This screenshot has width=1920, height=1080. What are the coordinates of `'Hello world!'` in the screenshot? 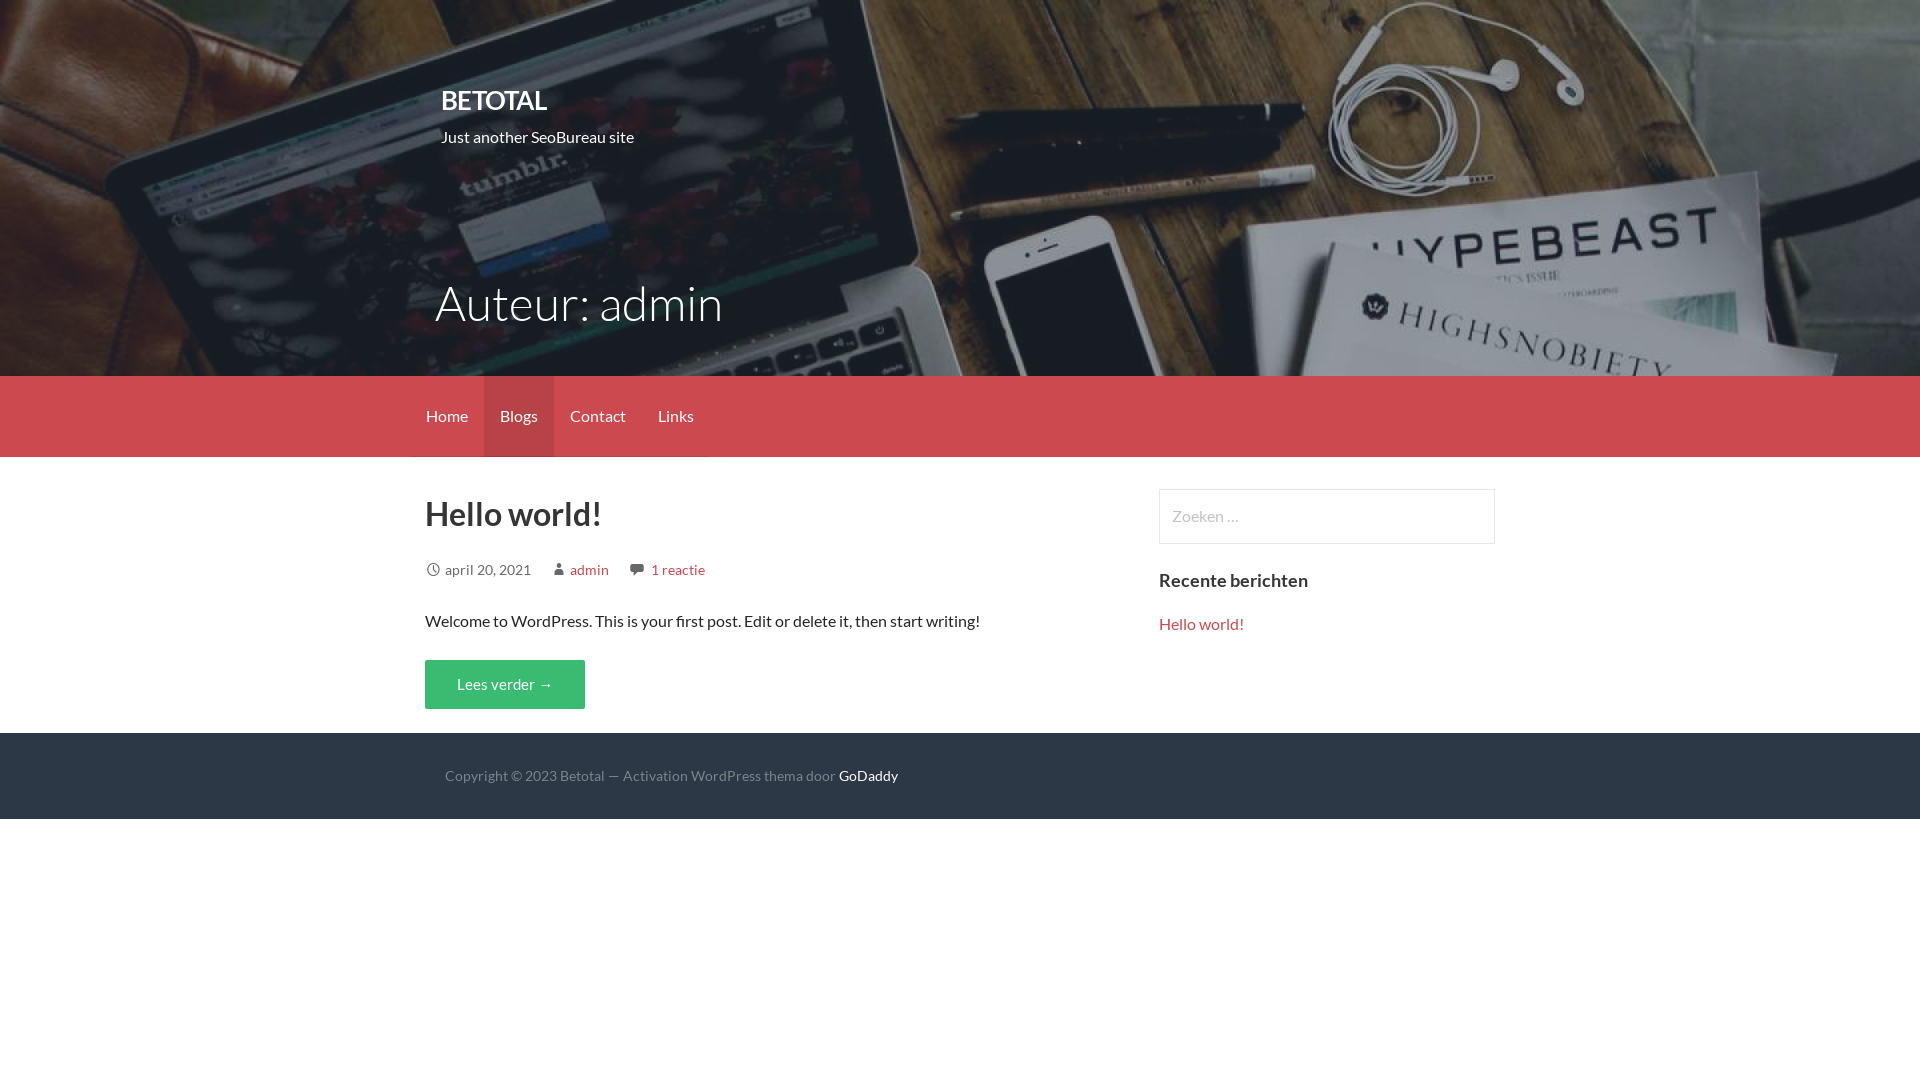 It's located at (513, 512).